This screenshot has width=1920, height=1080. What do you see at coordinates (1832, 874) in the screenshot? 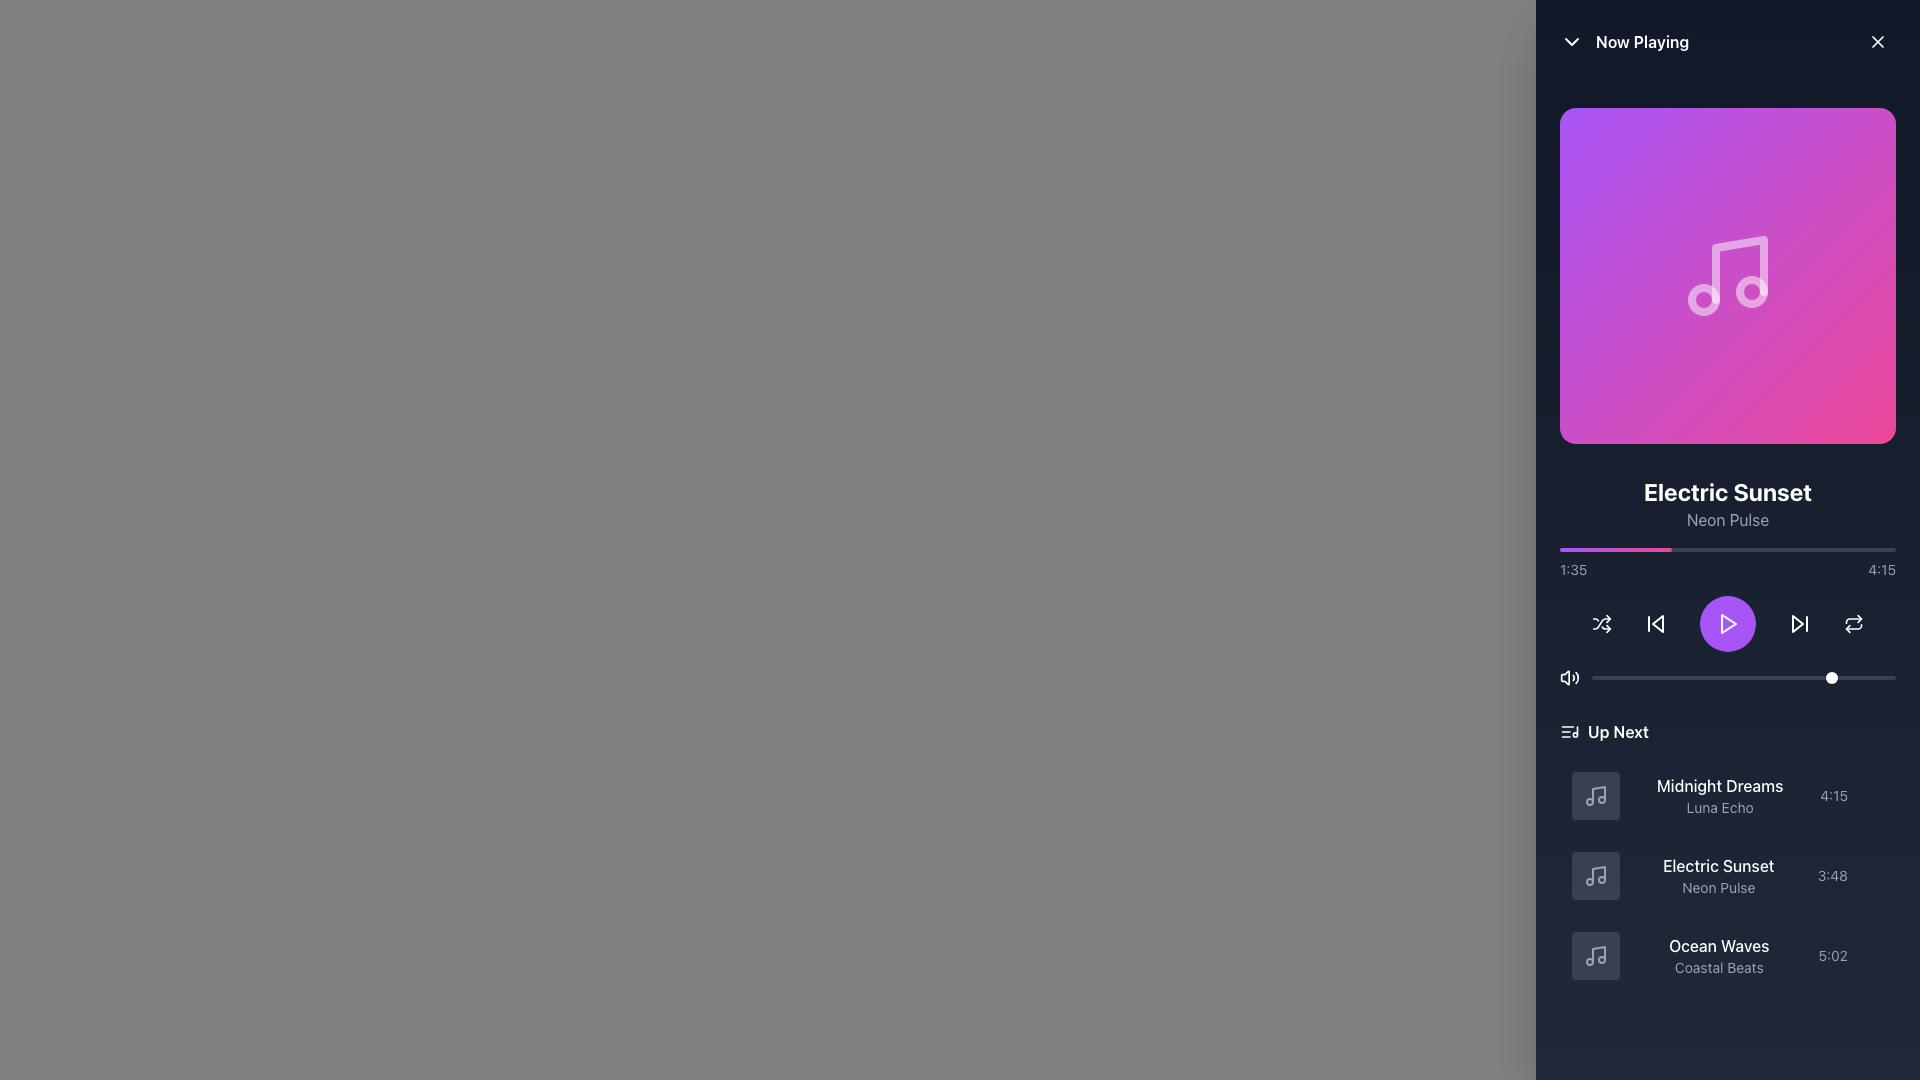
I see `the time indicator text label for the track 'Electric Sunset' located in the 'Up Next' section, positioned to the far right of the entry` at bounding box center [1832, 874].